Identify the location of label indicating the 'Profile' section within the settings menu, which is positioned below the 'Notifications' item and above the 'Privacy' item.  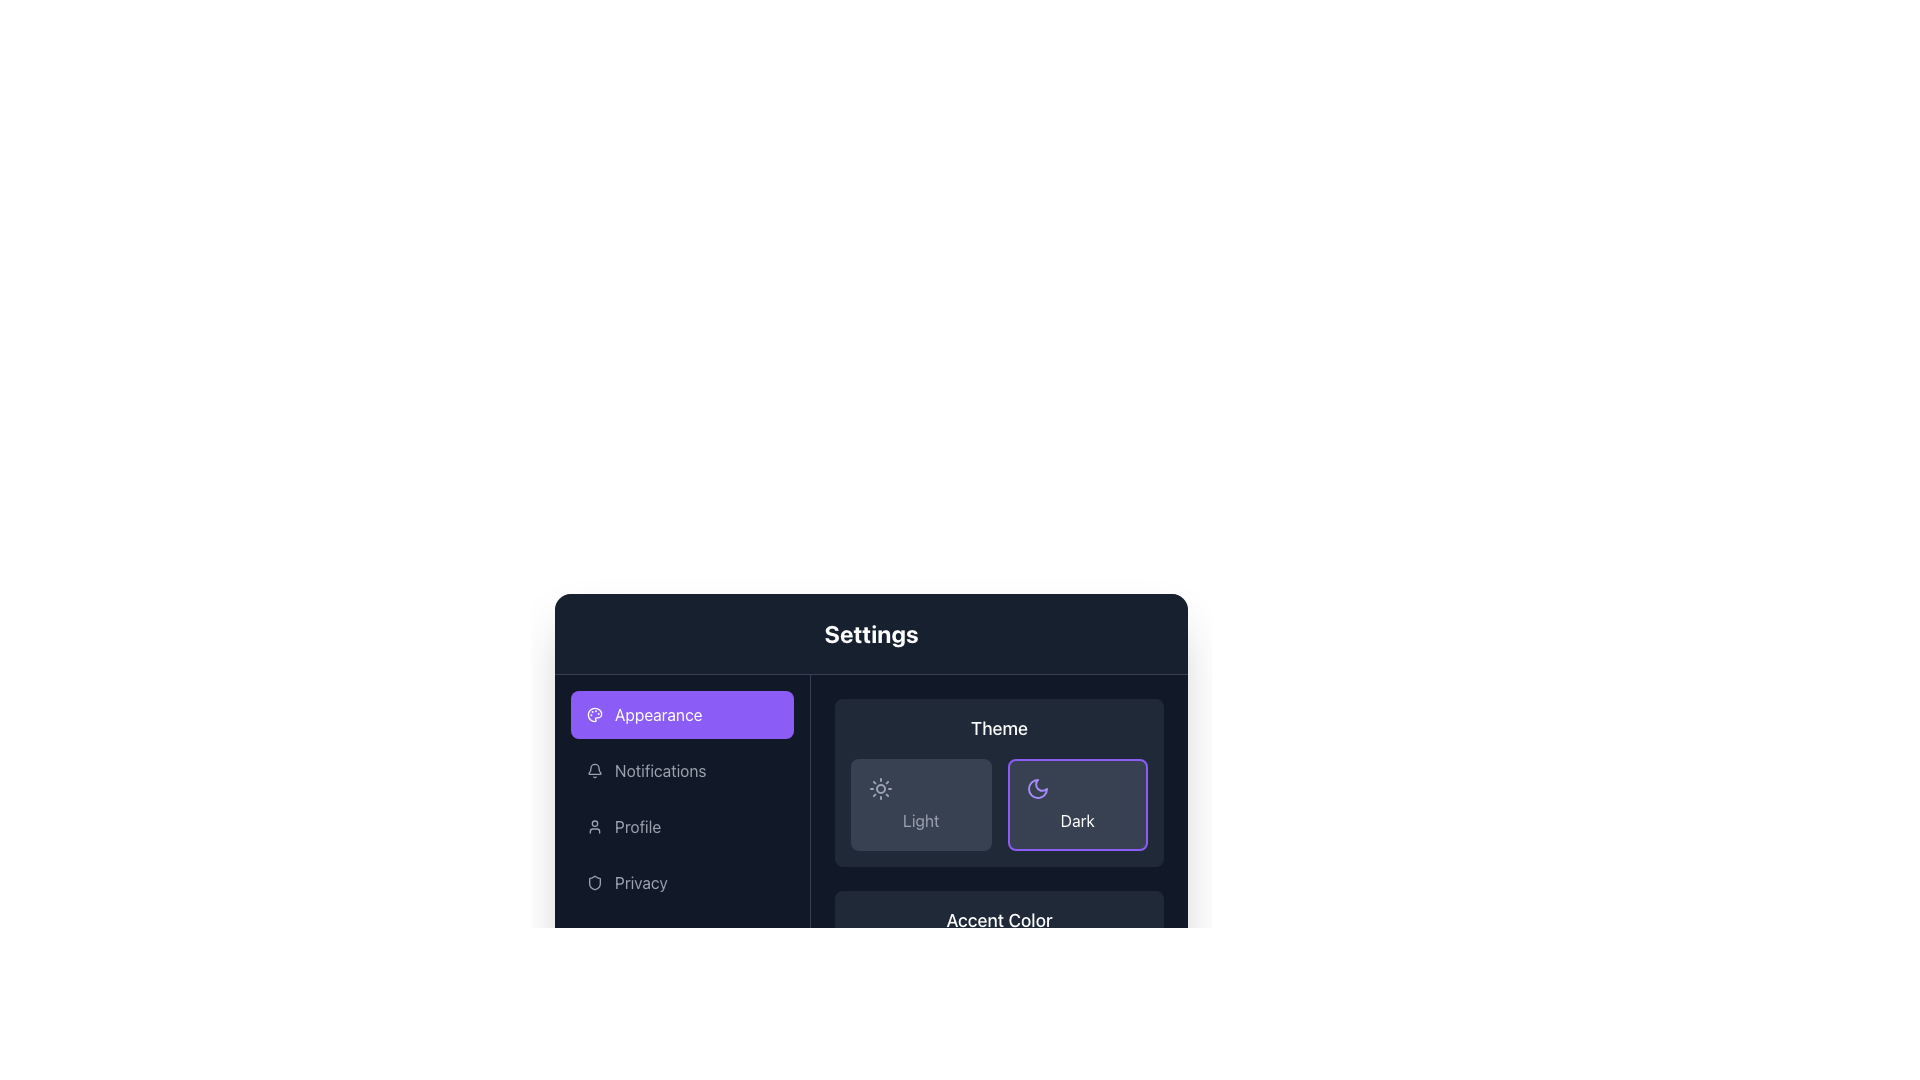
(637, 826).